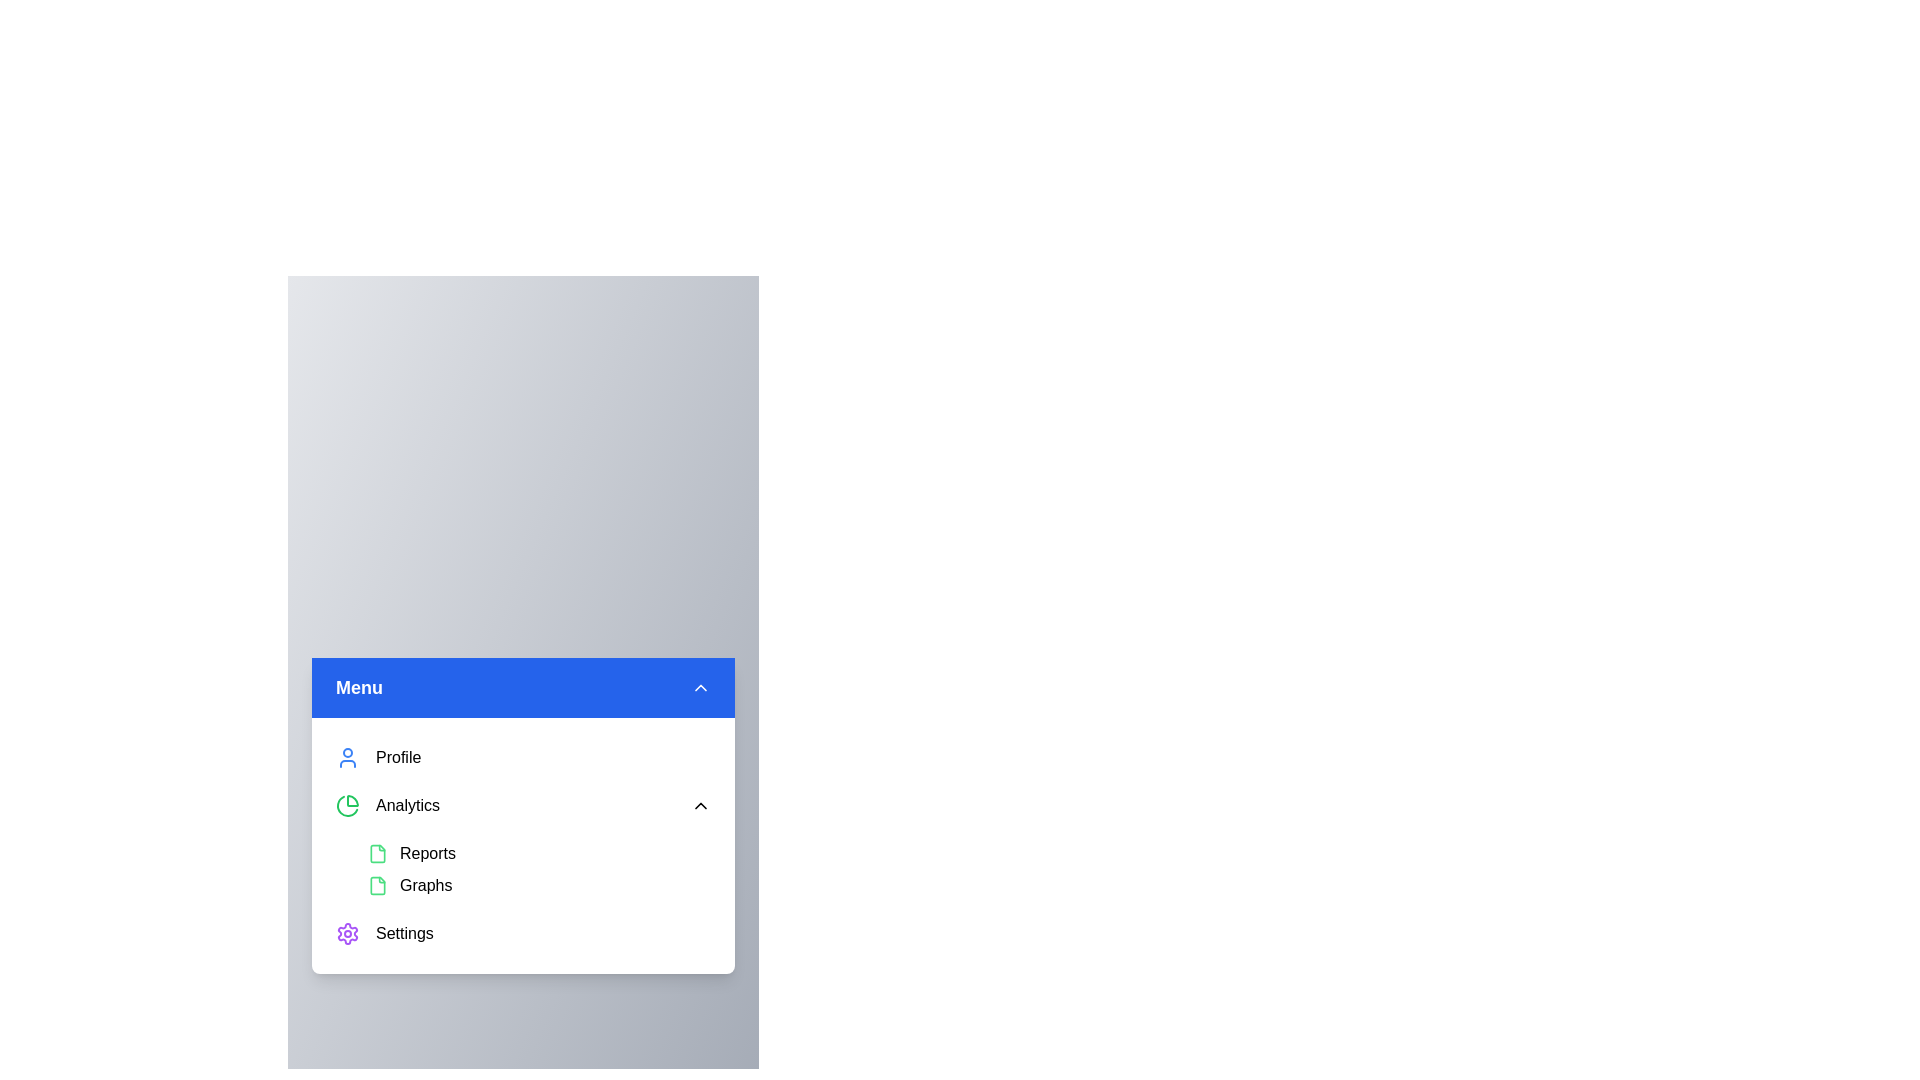 This screenshot has width=1920, height=1080. What do you see at coordinates (547, 885) in the screenshot?
I see `the 'Graphs' menu item, which is the second option under the 'Reports' section in the dropdown menu` at bounding box center [547, 885].